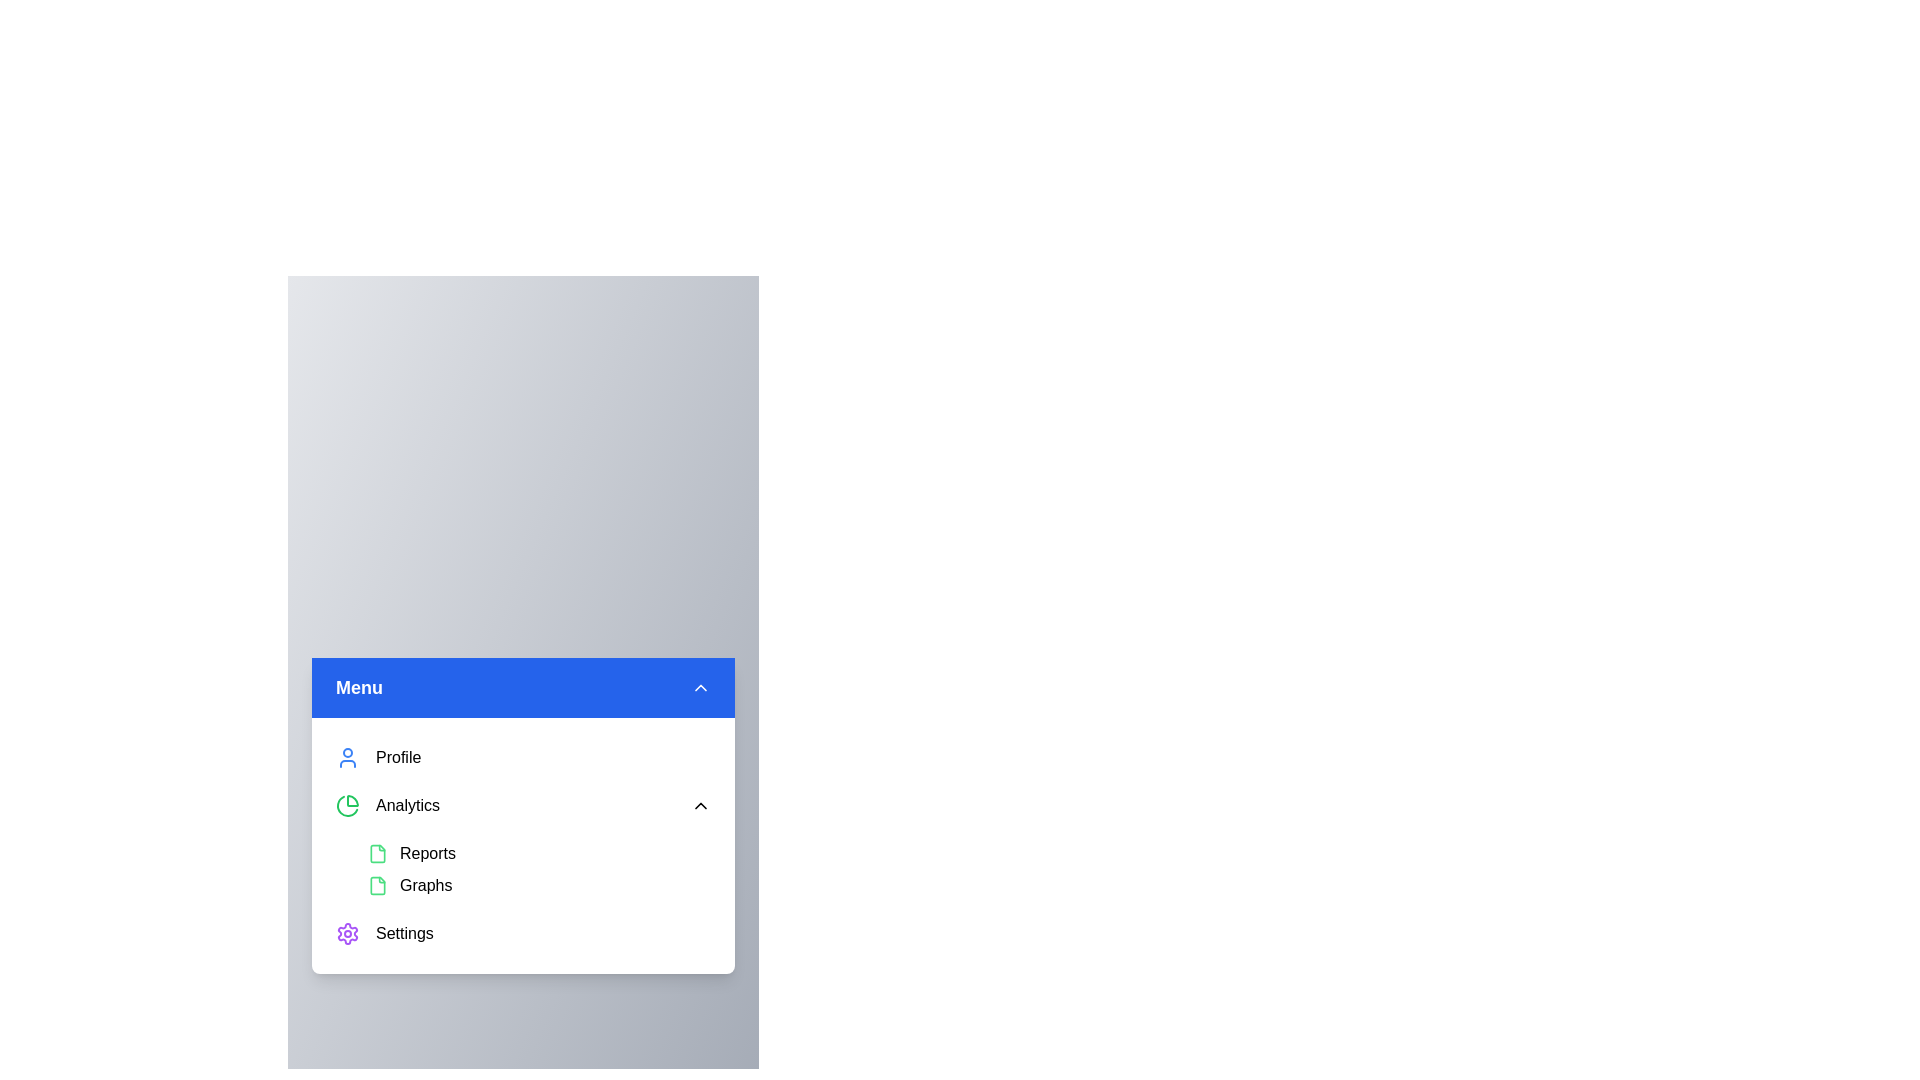 This screenshot has width=1920, height=1080. What do you see at coordinates (547, 885) in the screenshot?
I see `the 'Graphs' menu item, which is the second option under the 'Reports' section in the dropdown menu` at bounding box center [547, 885].